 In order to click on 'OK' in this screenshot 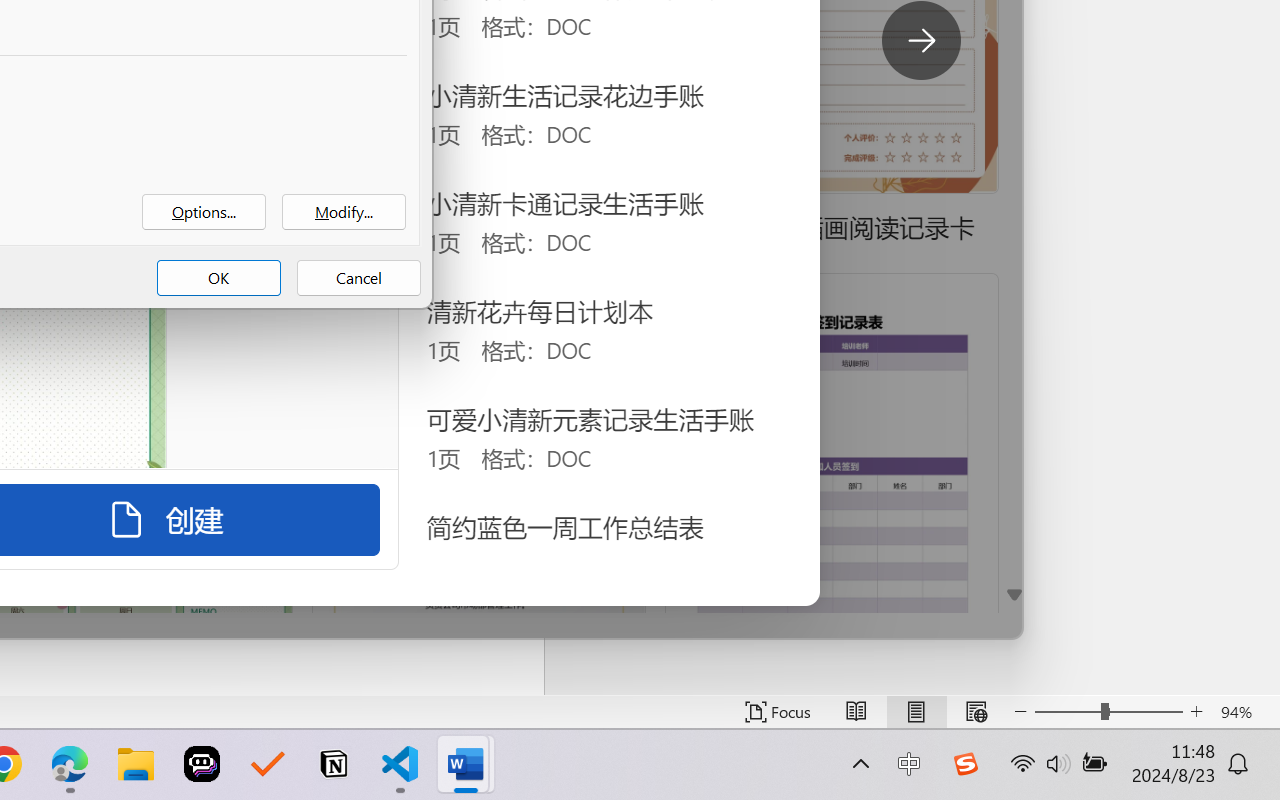, I will do `click(218, 278)`.